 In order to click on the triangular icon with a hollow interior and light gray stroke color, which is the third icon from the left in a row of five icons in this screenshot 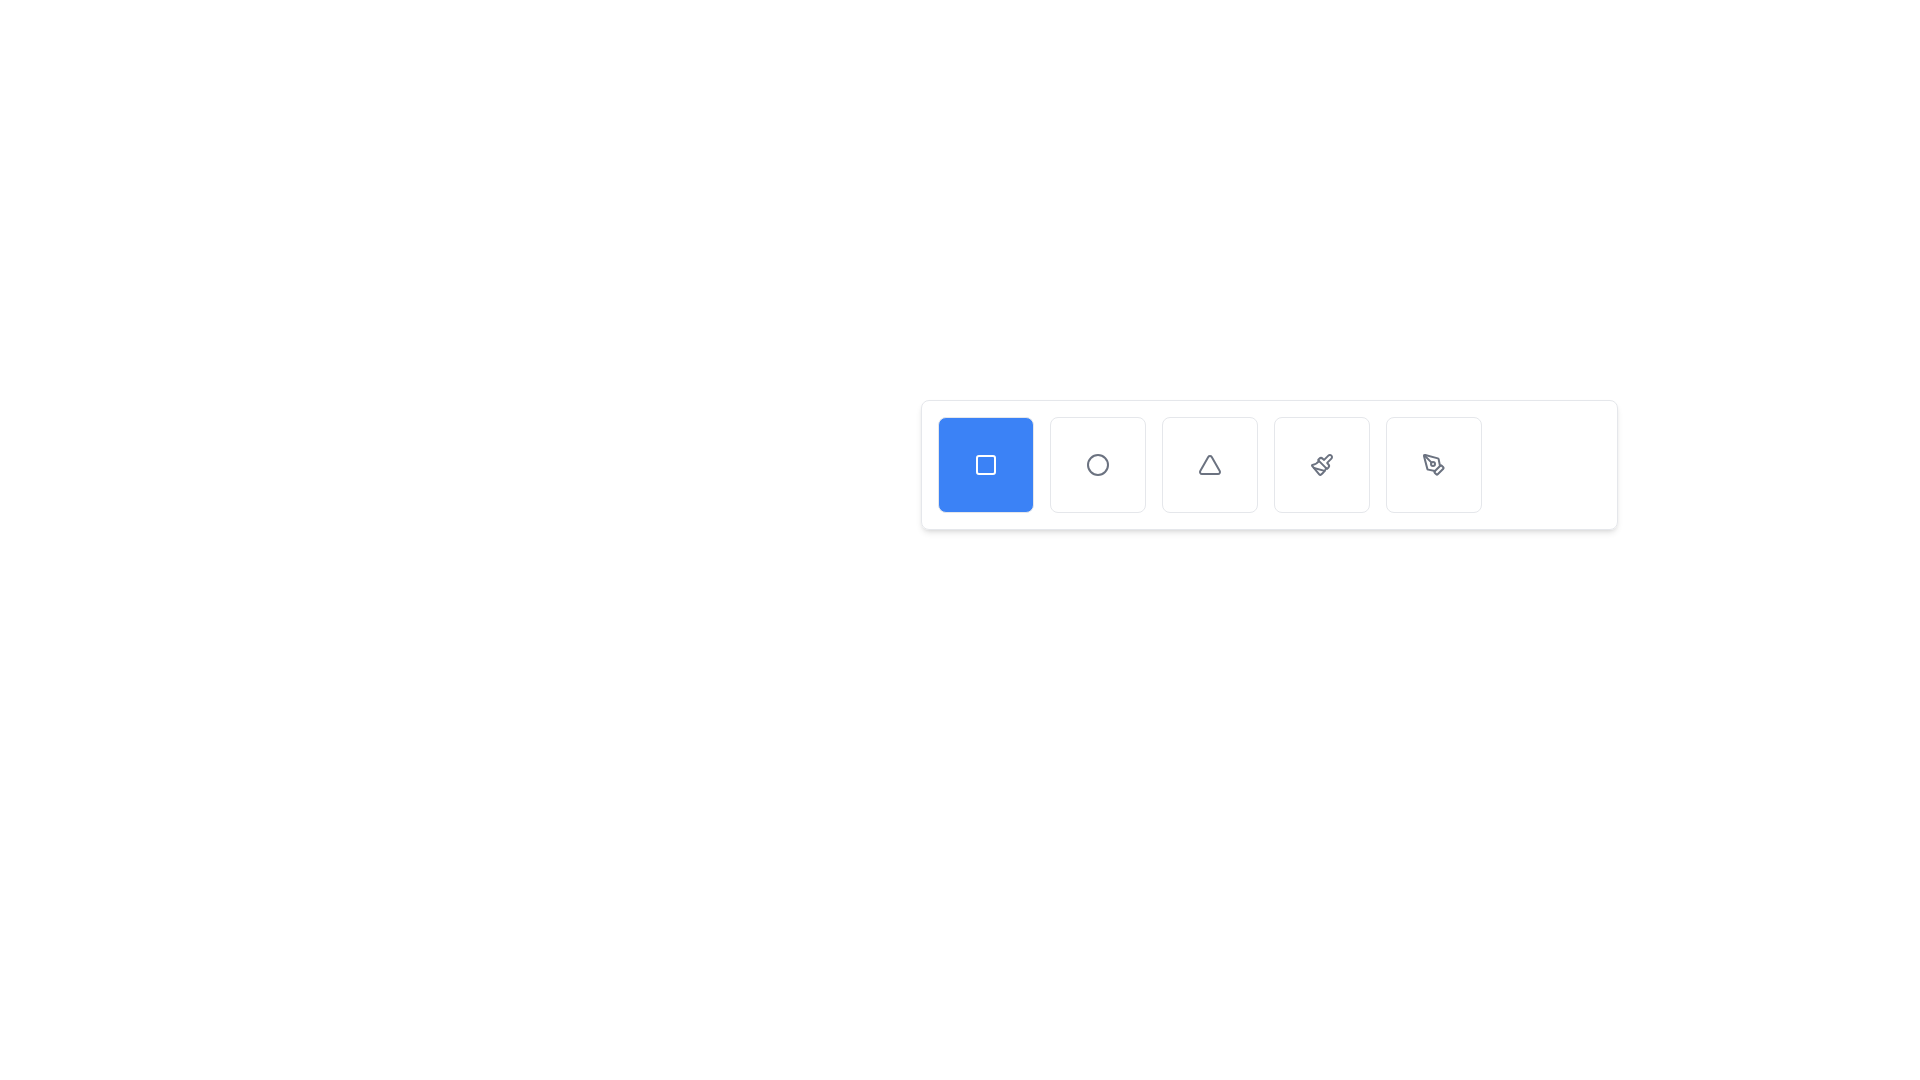, I will do `click(1208, 465)`.